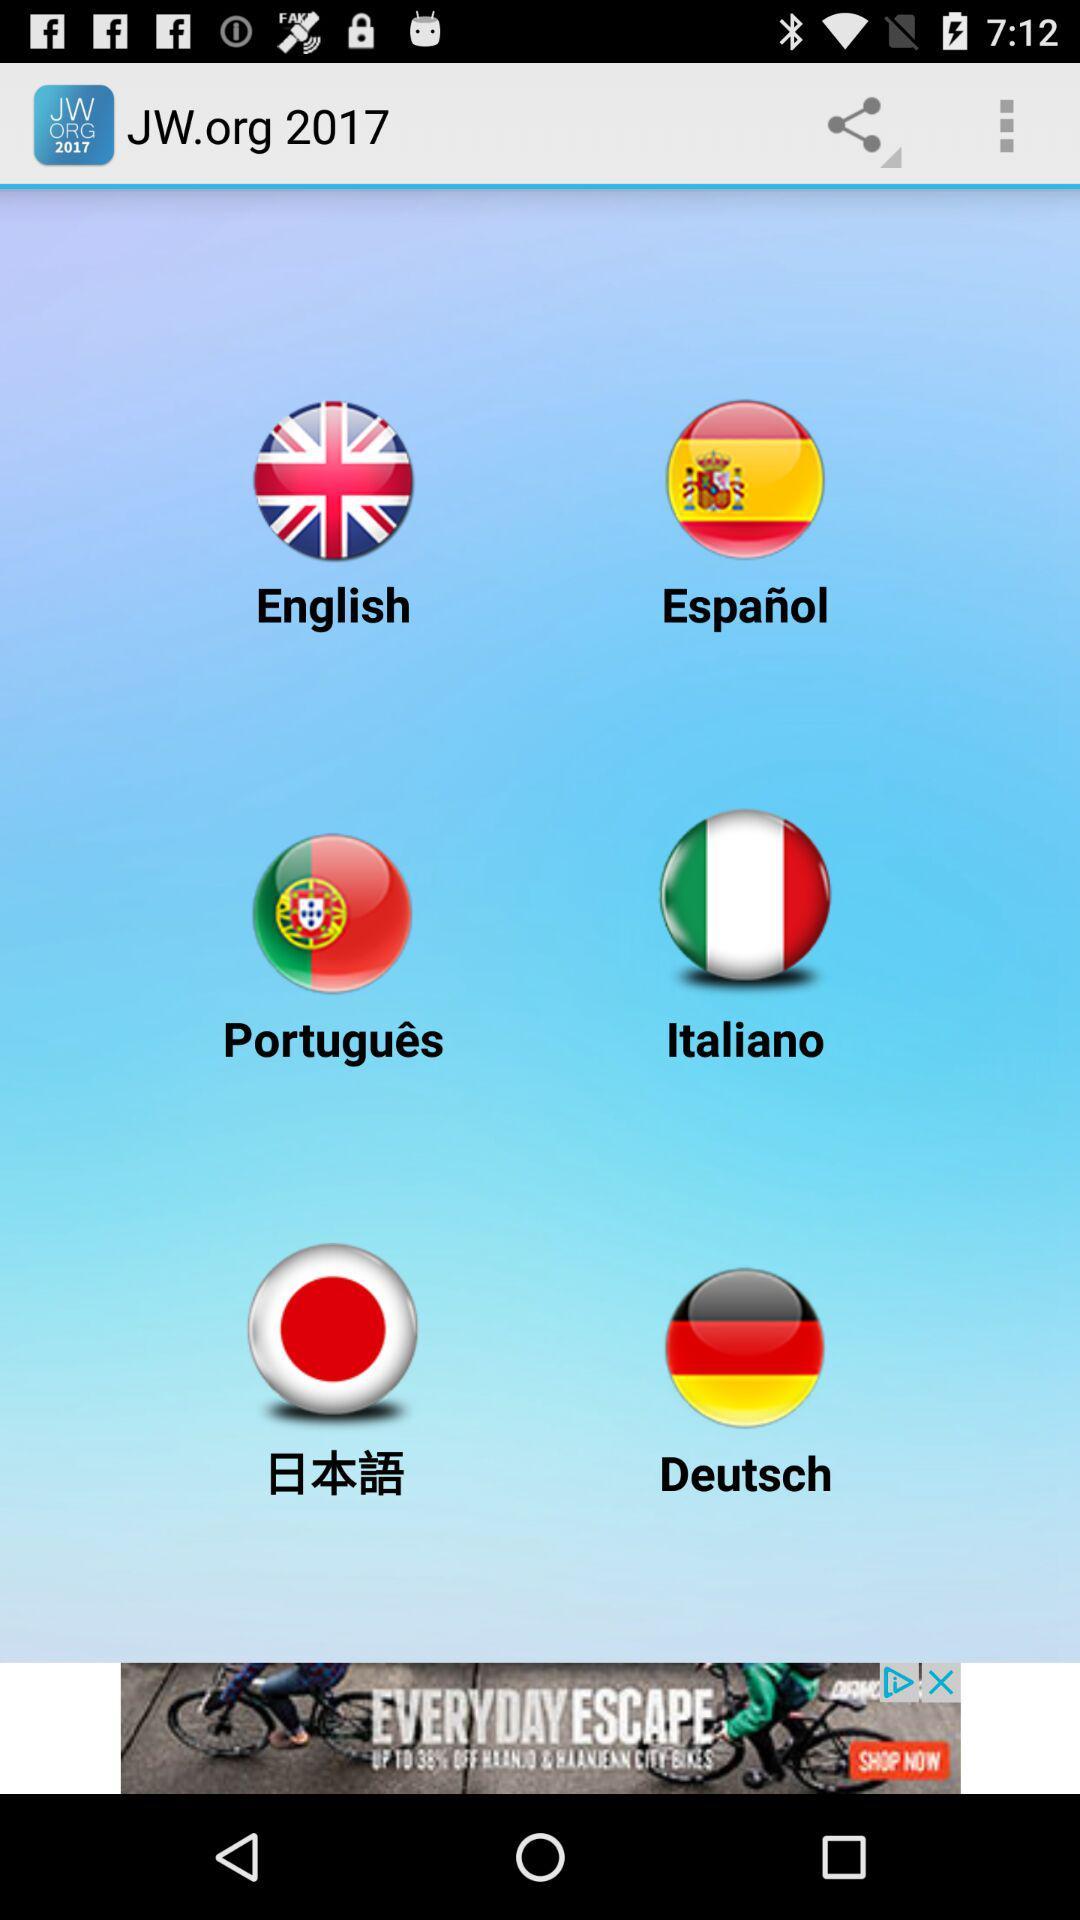  I want to click on advertisement page, so click(540, 1727).